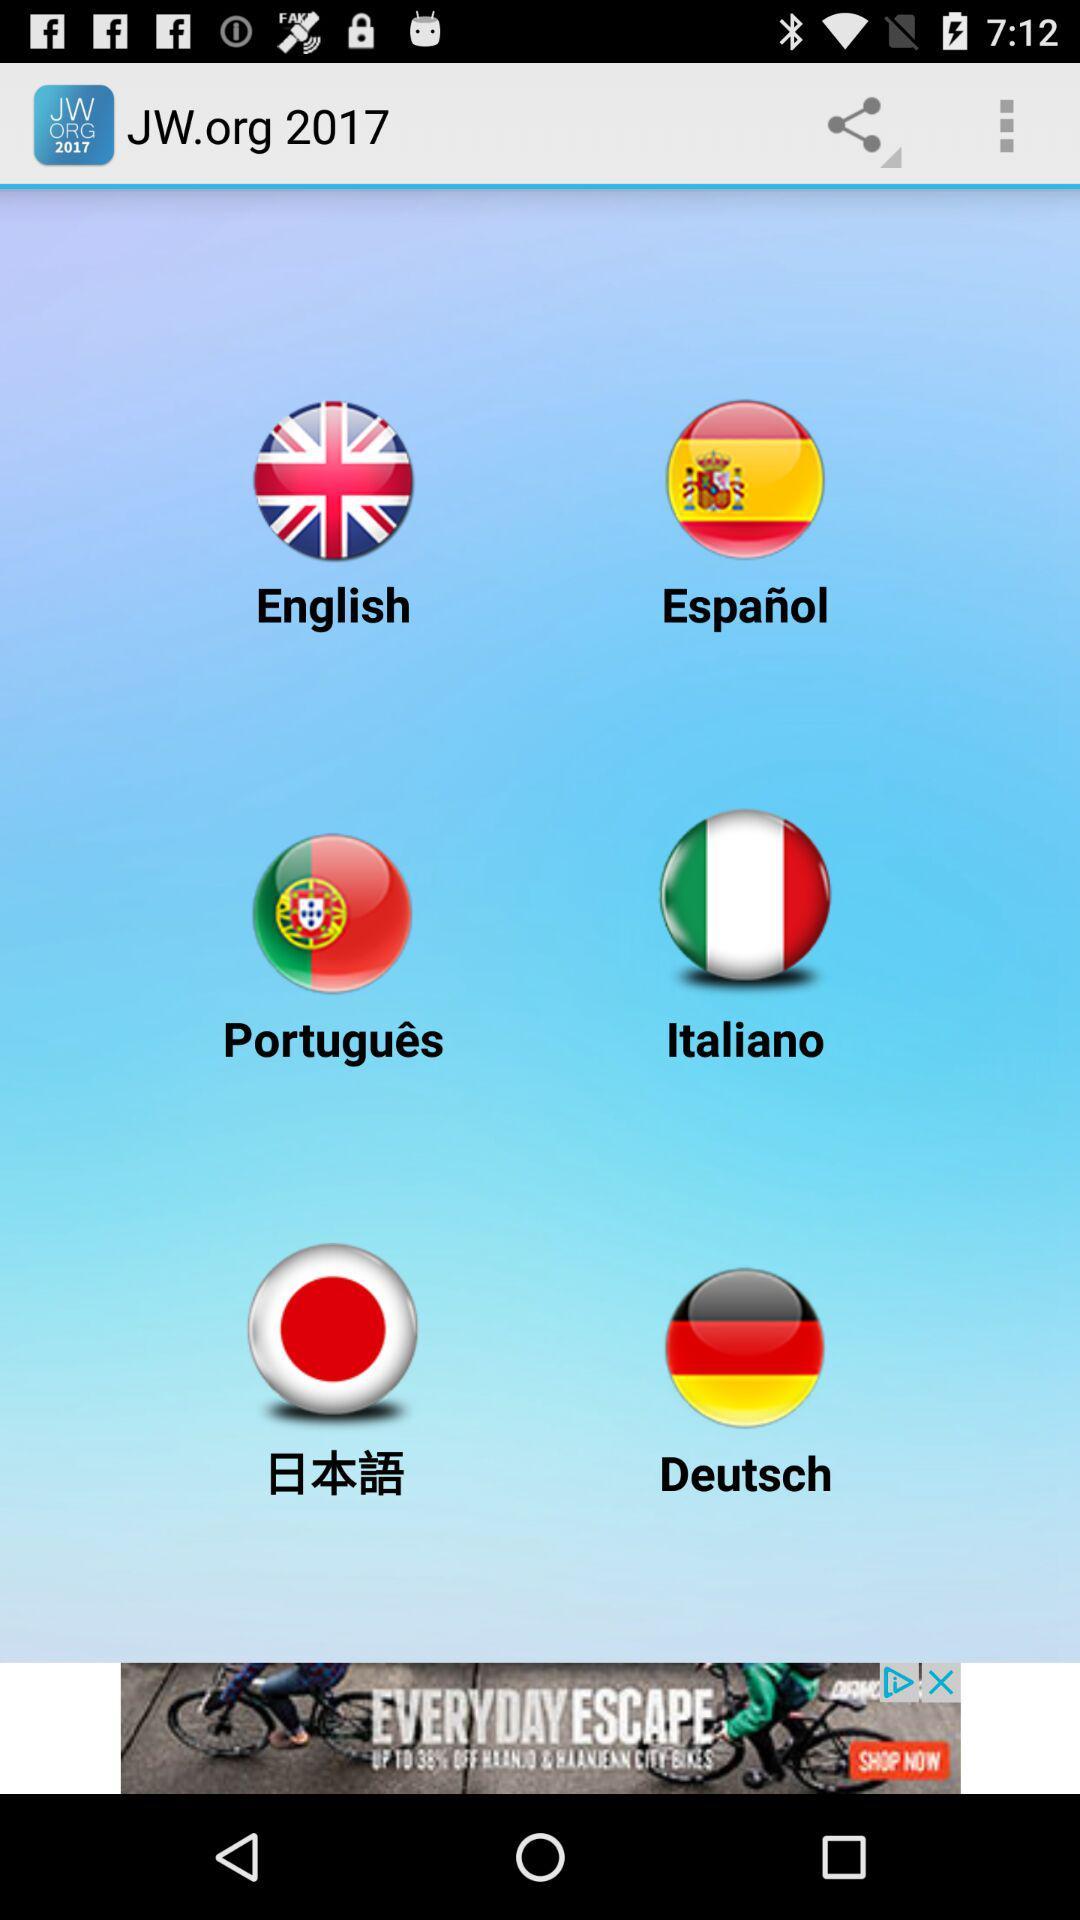  I want to click on advertisement page, so click(540, 1727).